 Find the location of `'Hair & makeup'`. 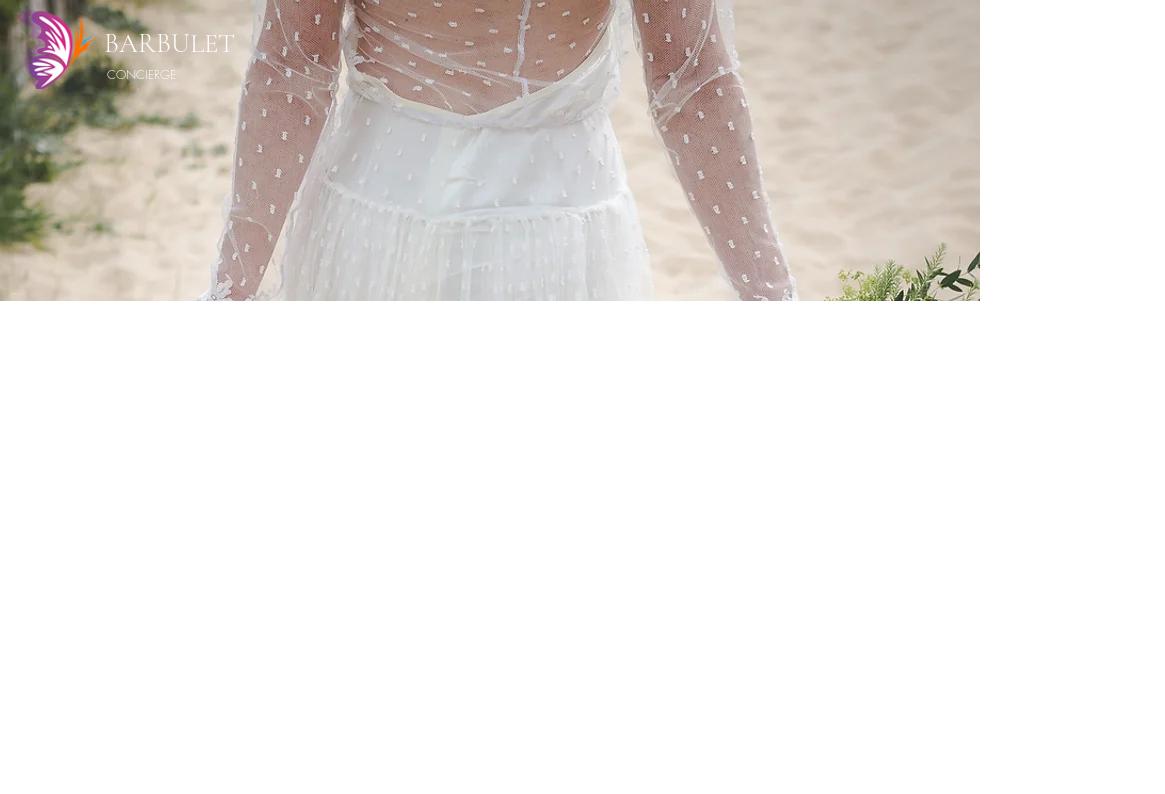

'Hair & makeup' is located at coordinates (600, 612).